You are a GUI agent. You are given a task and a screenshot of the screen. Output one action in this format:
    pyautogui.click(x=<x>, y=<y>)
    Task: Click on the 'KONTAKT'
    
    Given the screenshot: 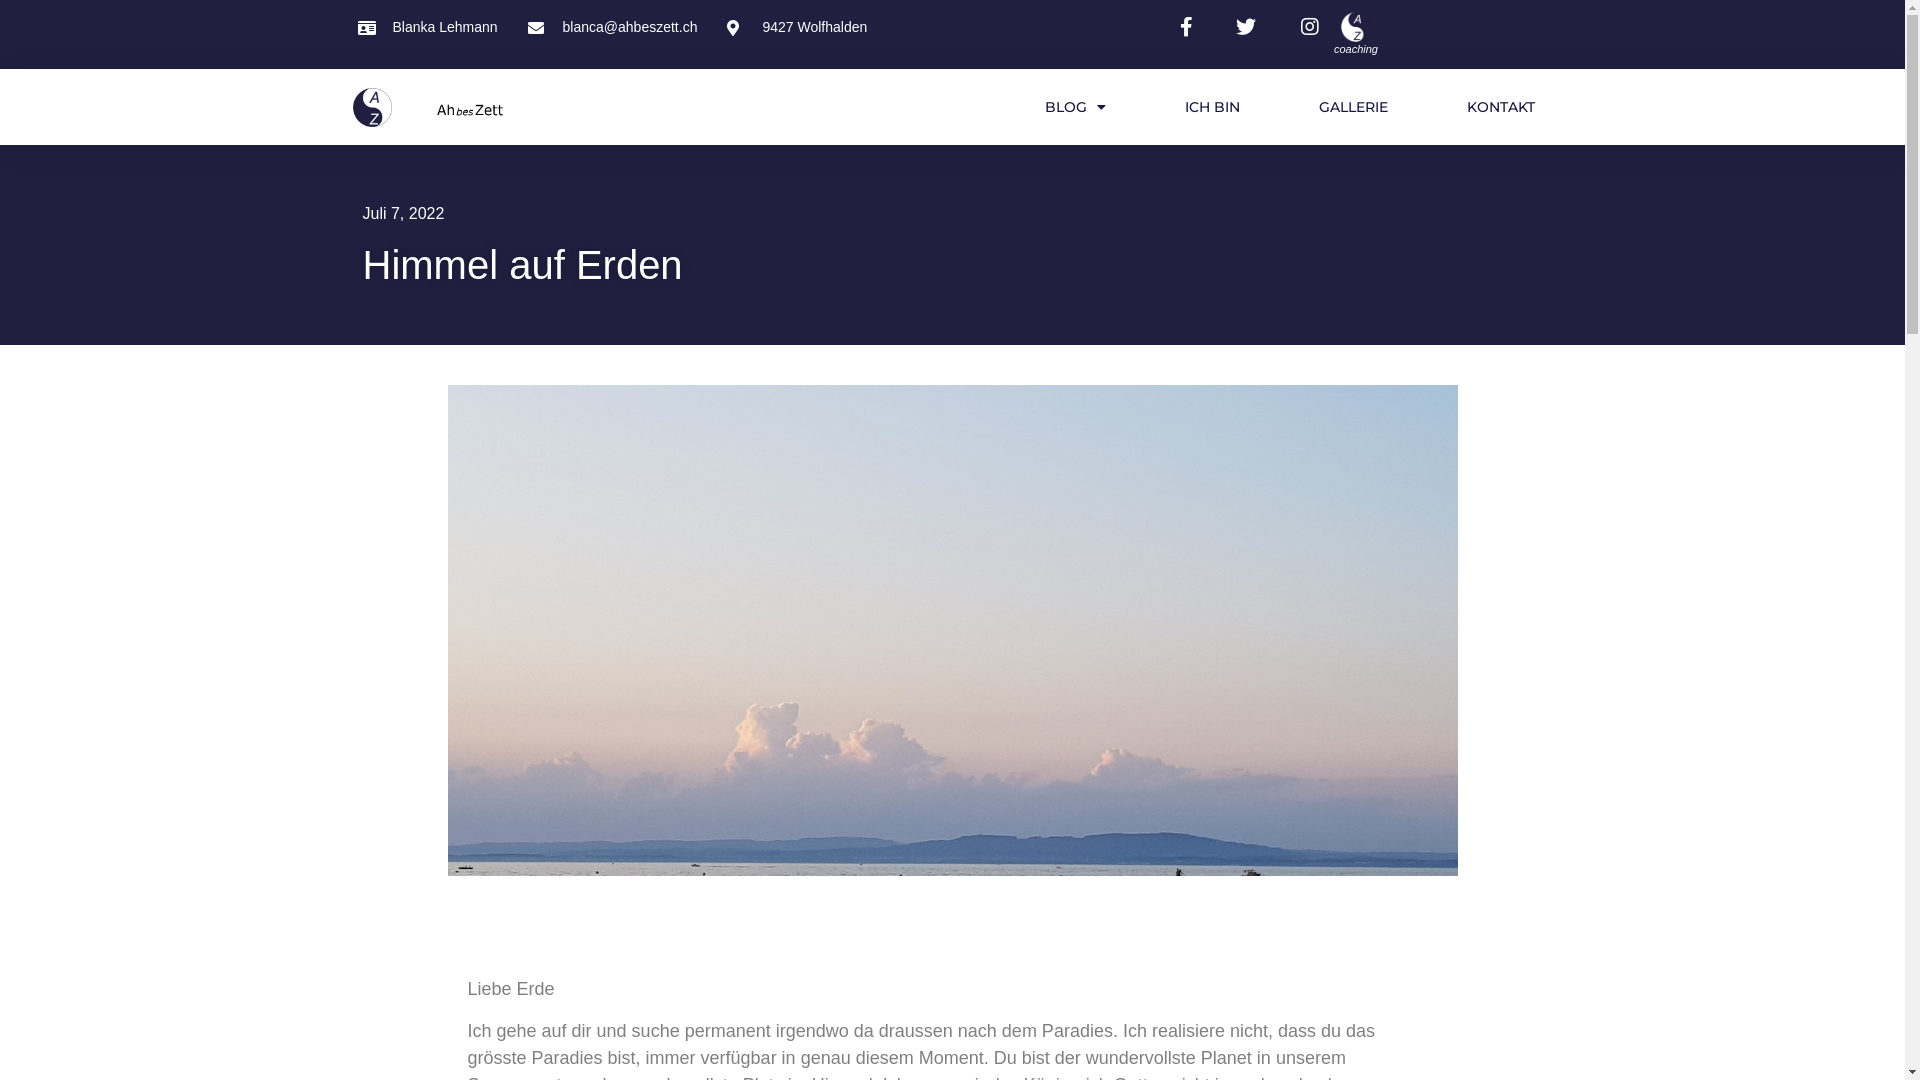 What is the action you would take?
    pyautogui.click(x=1501, y=107)
    